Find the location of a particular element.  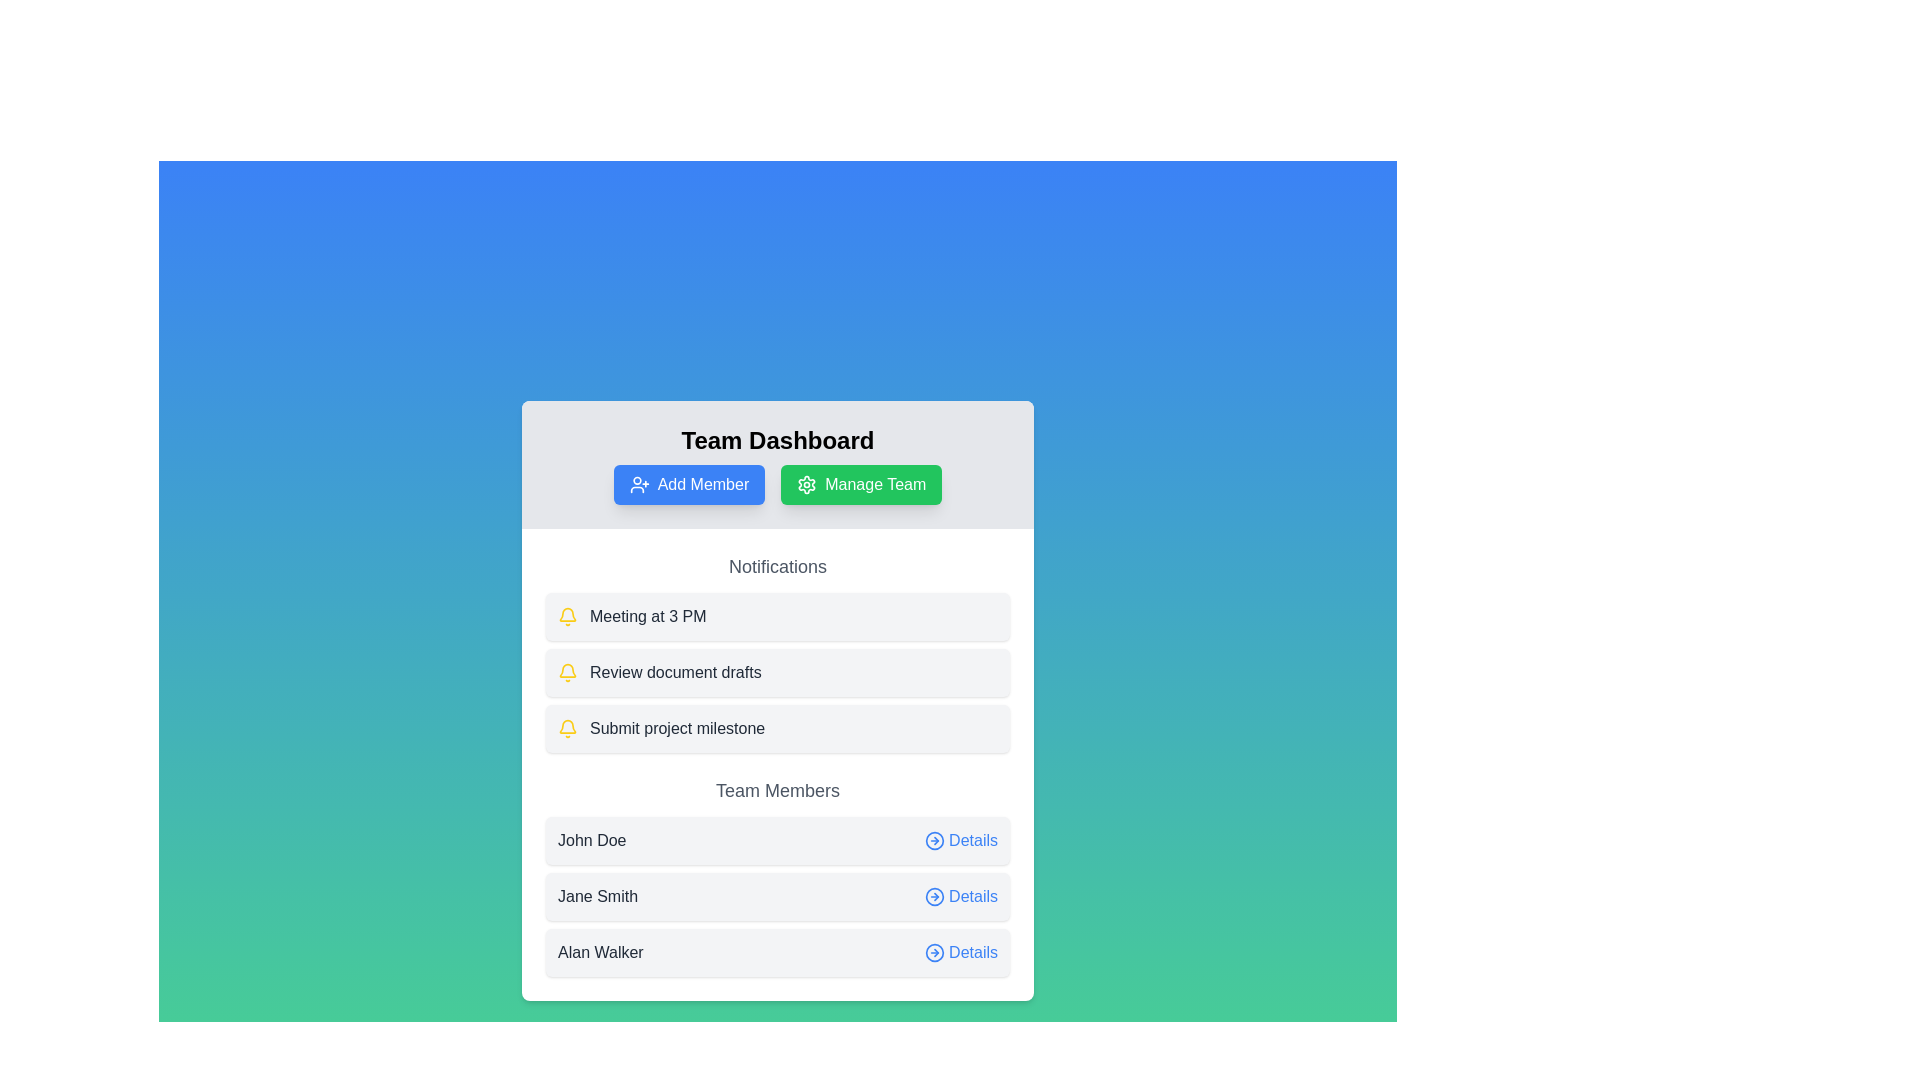

the 'add user' icon, which is a vector graphic silhouette bust of a person with a plus sign, located to the left of the blue button labeled 'Add Member' in the header section is located at coordinates (638, 485).